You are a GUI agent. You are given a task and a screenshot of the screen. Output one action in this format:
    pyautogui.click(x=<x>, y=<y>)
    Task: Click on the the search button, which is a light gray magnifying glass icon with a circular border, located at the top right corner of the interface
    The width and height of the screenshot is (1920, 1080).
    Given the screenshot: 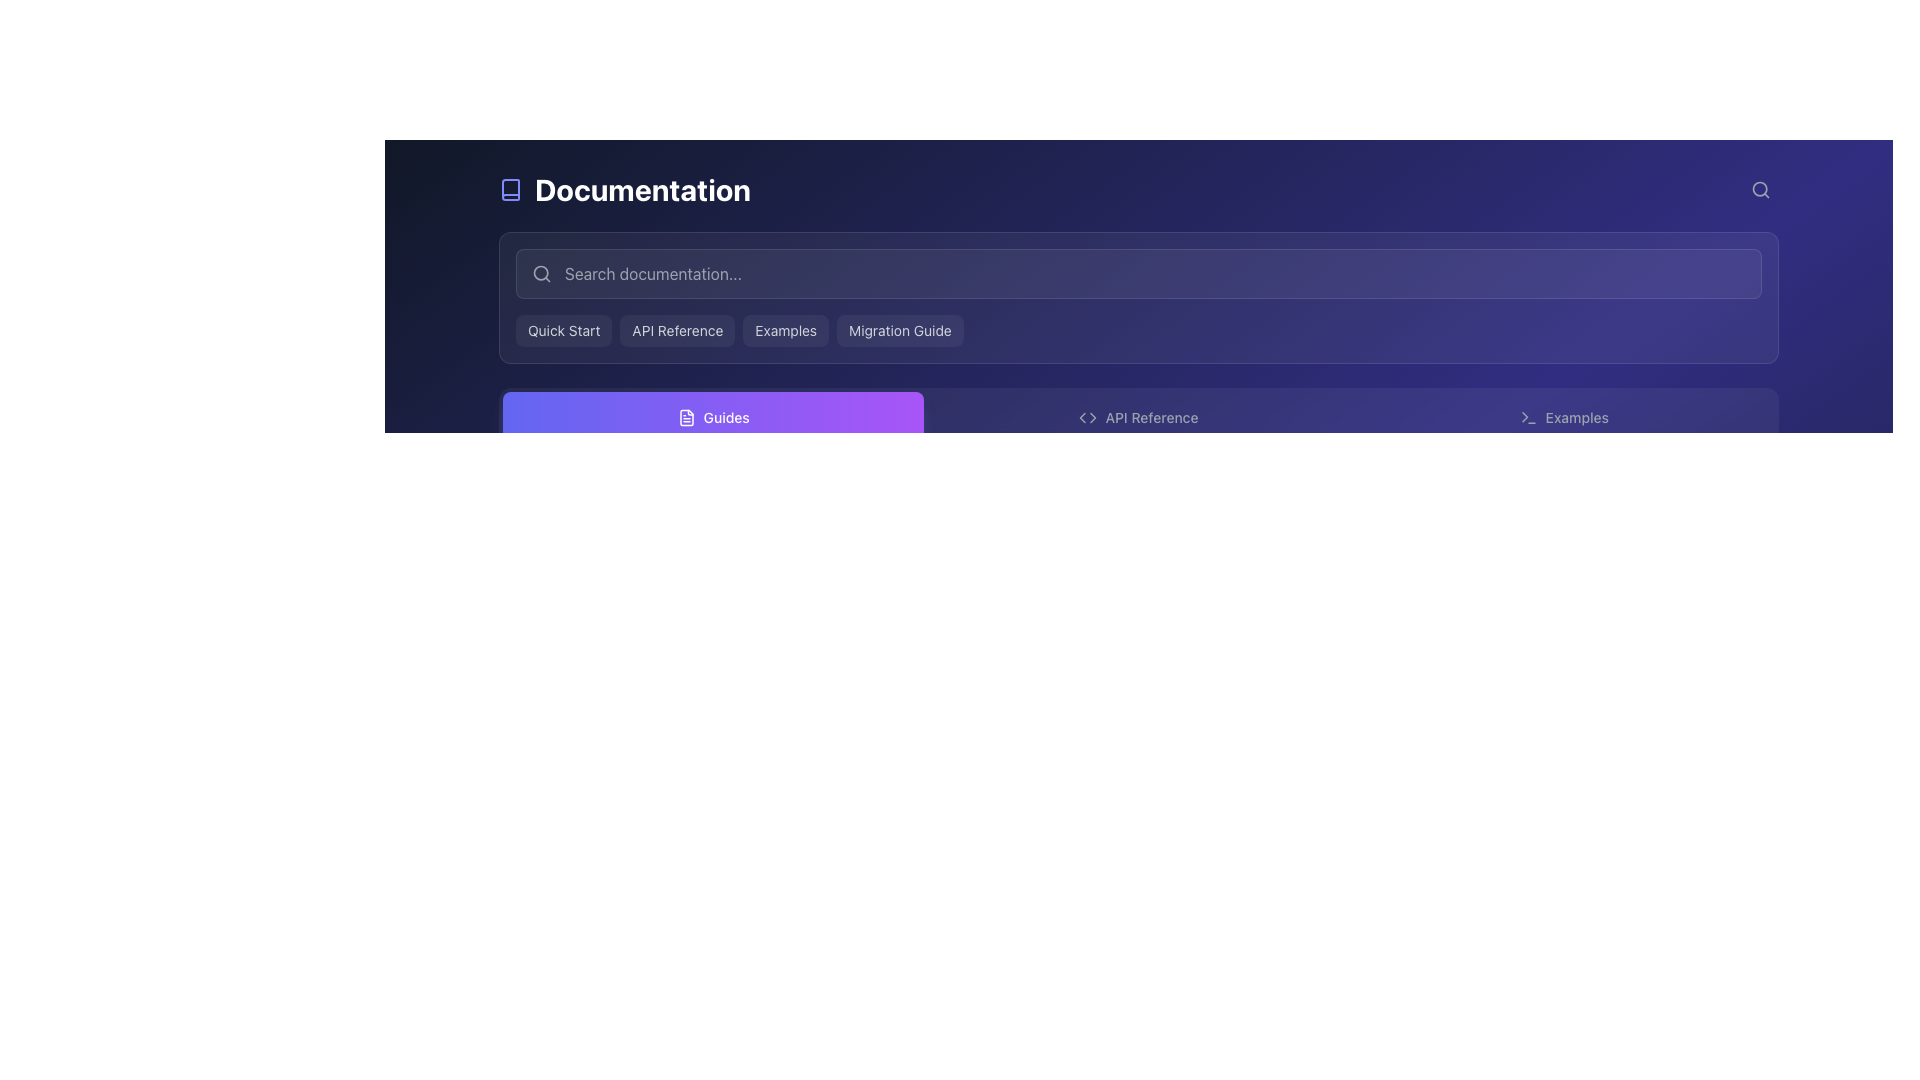 What is the action you would take?
    pyautogui.click(x=1761, y=189)
    